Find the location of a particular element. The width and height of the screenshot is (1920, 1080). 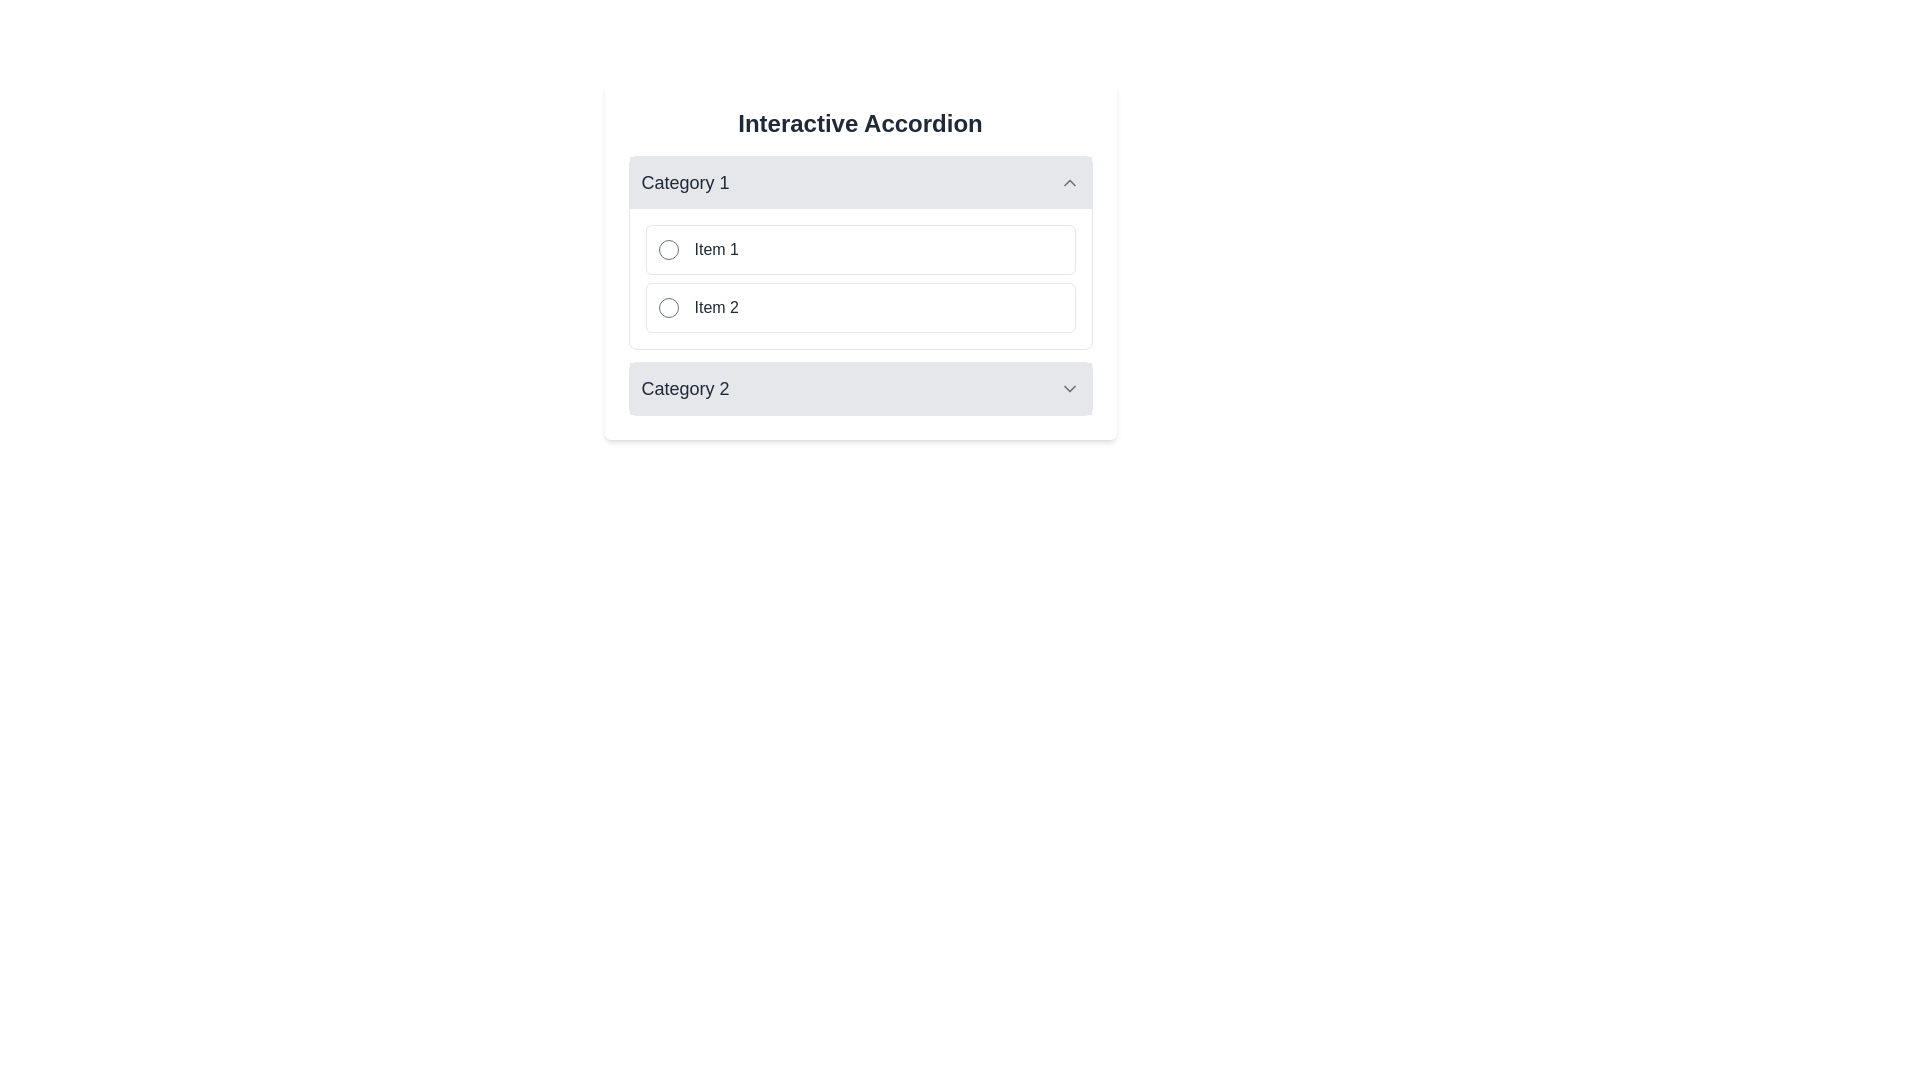

the text label 'Item 2' which is styled in dark gray and located within the collapsible list 'Category 1' is located at coordinates (716, 308).